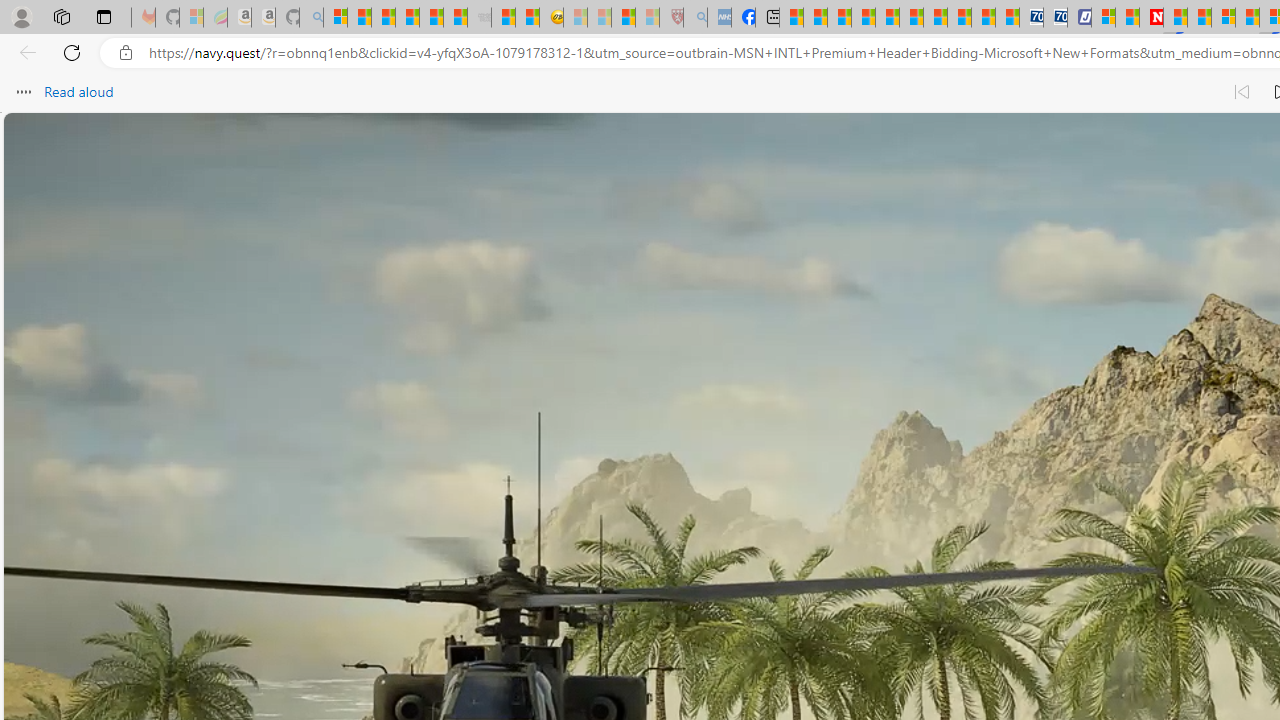 The height and width of the screenshot is (720, 1280). What do you see at coordinates (1240, 92) in the screenshot?
I see `'Read previous paragraph'` at bounding box center [1240, 92].